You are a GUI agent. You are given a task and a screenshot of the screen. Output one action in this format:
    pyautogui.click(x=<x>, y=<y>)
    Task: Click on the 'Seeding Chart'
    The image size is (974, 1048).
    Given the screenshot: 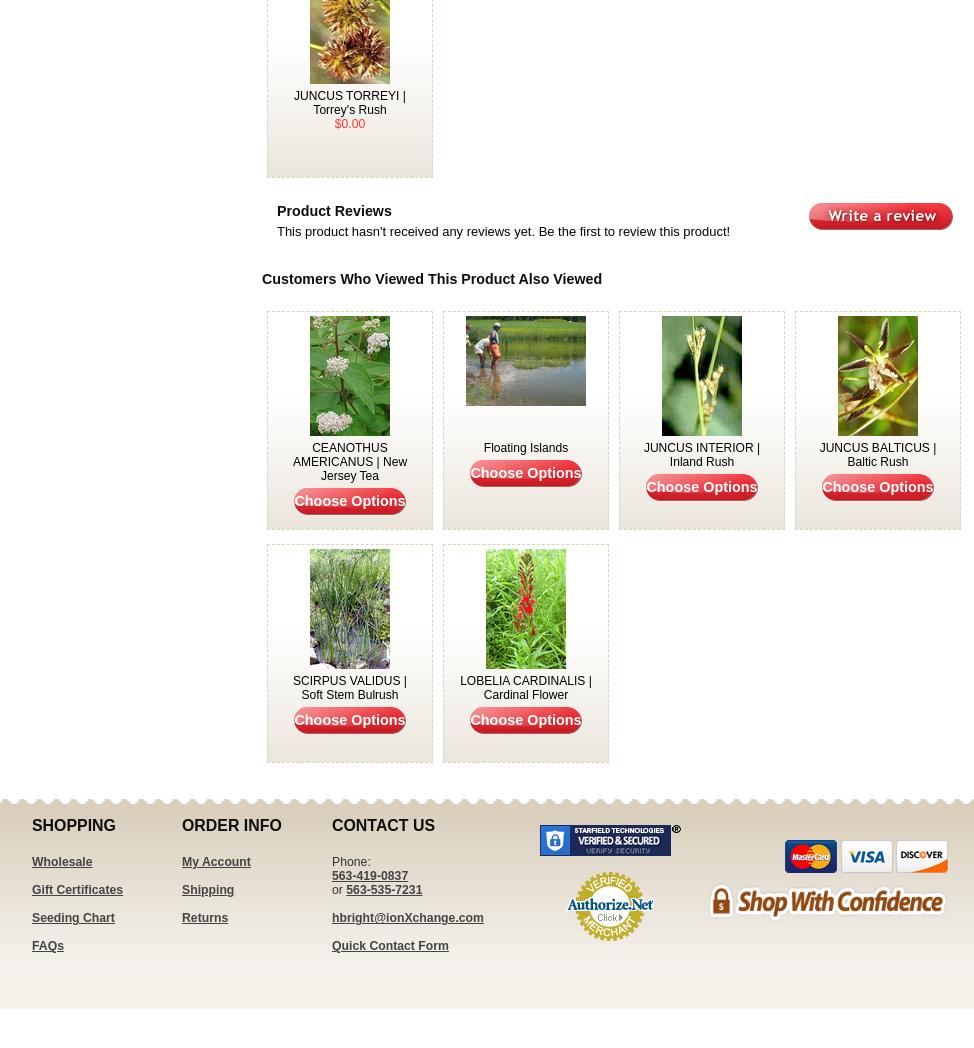 What is the action you would take?
    pyautogui.click(x=72, y=918)
    